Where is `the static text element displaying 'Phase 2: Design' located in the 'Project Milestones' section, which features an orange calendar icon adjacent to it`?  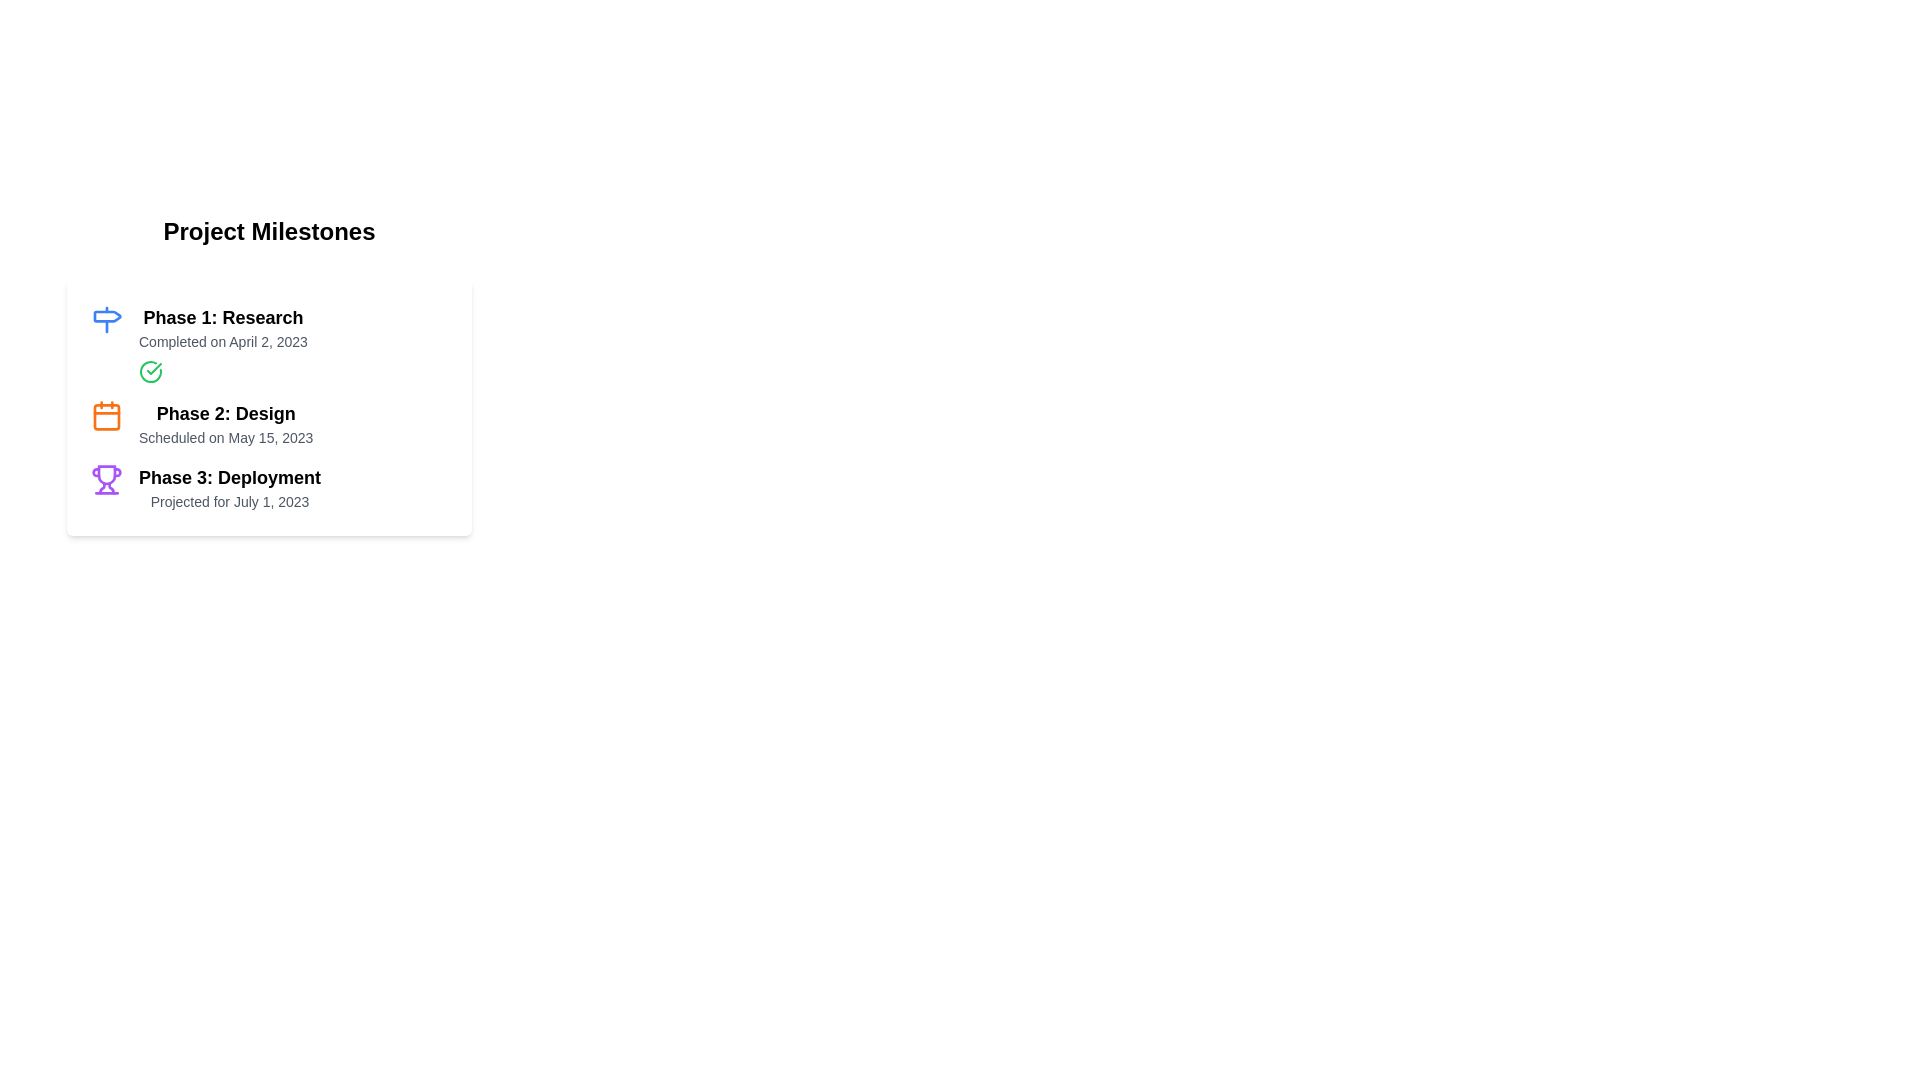
the static text element displaying 'Phase 2: Design' located in the 'Project Milestones' section, which features an orange calendar icon adjacent to it is located at coordinates (226, 412).